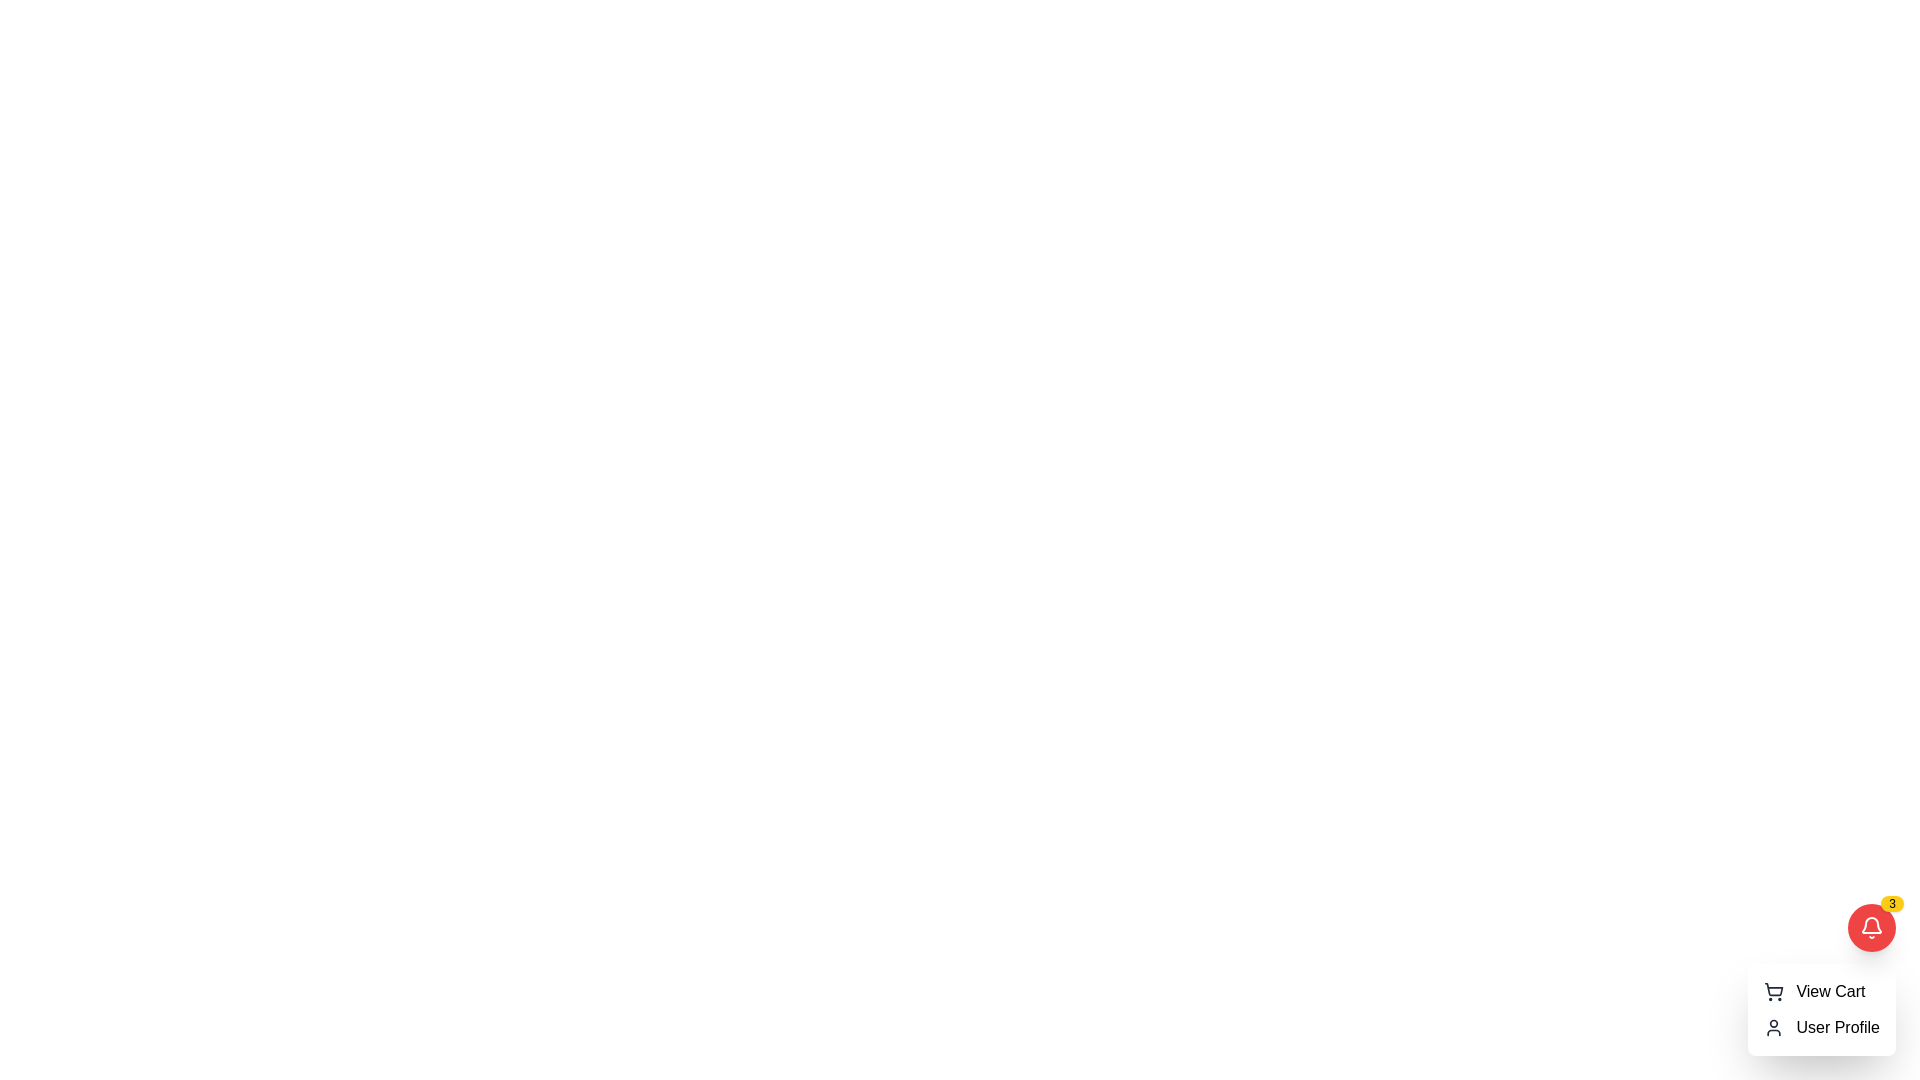 The width and height of the screenshot is (1920, 1080). I want to click on the notification count displayed on the notification badge indicating '3', located at the top-right corner of the red circular bell icon in the bottom-right corner of the interface, so click(1891, 903).